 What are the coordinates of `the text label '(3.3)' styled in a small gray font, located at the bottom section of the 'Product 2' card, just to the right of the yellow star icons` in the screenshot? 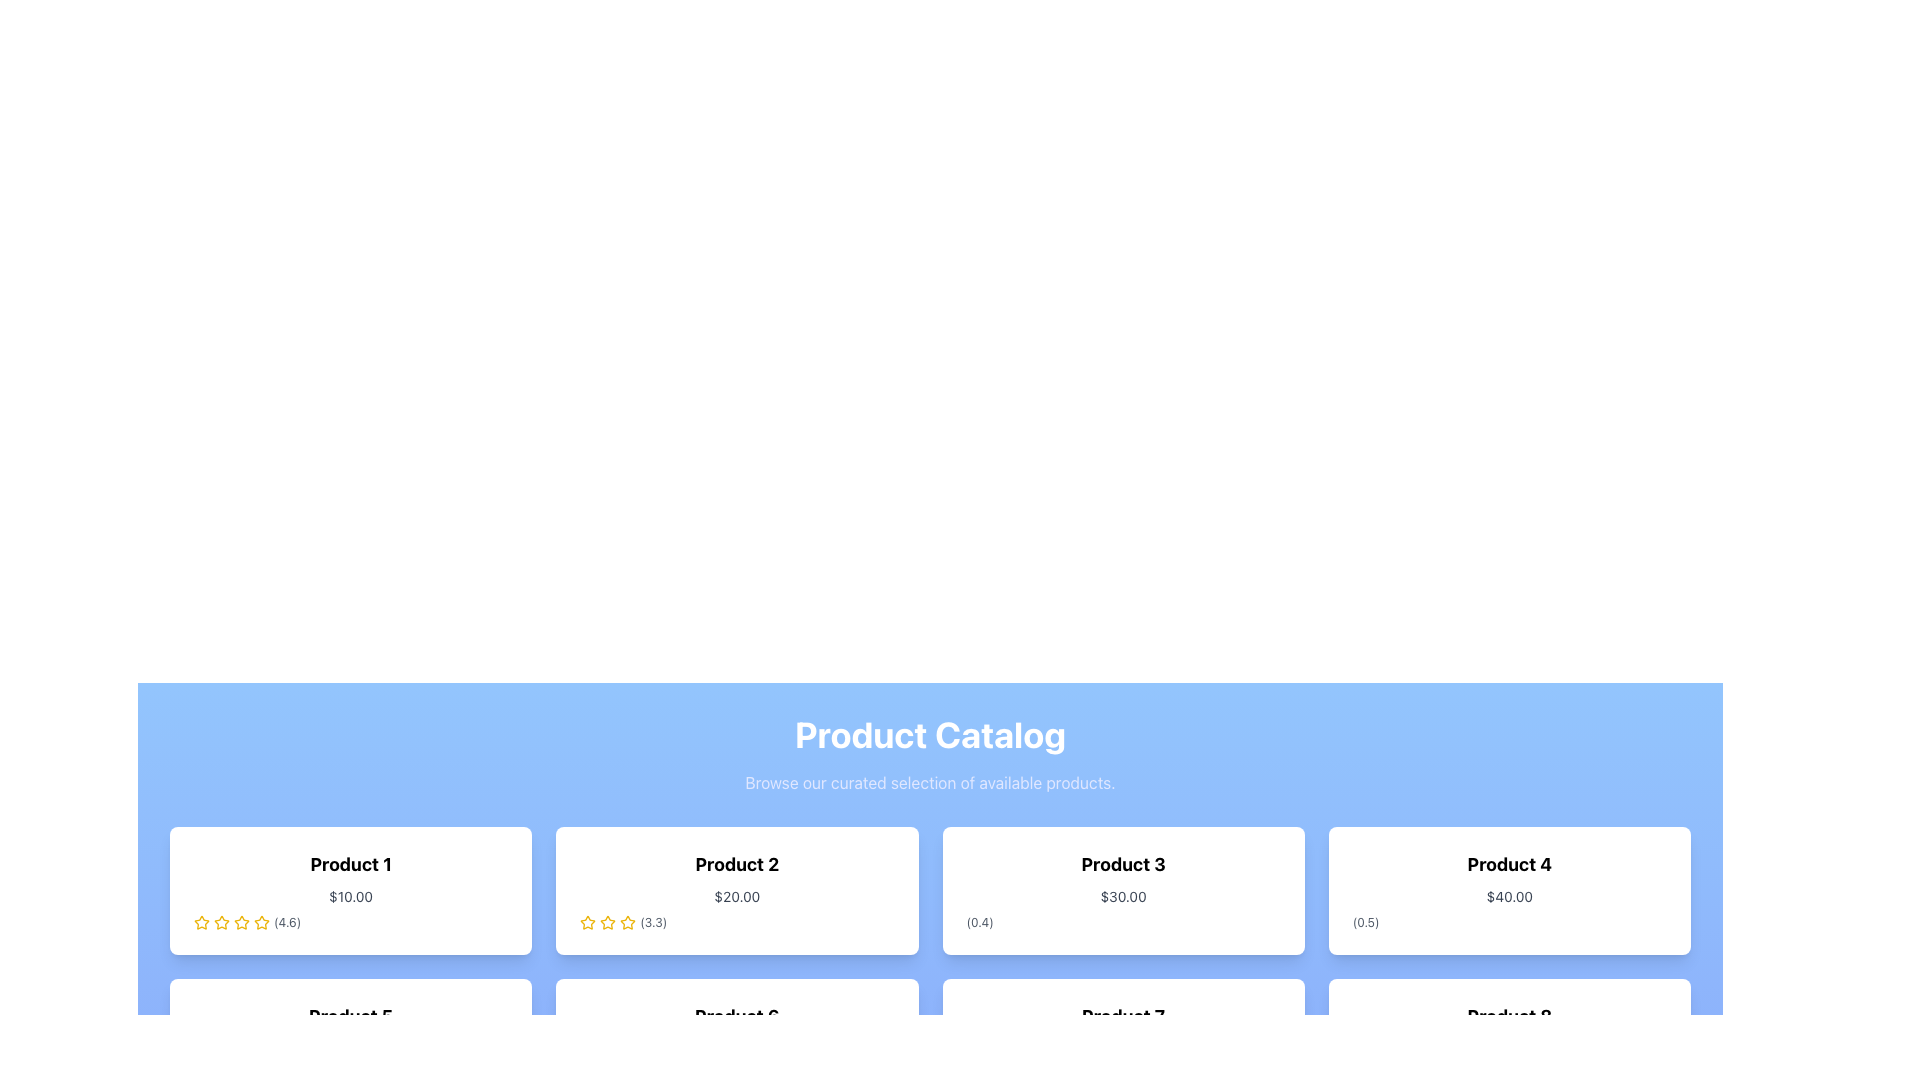 It's located at (653, 922).